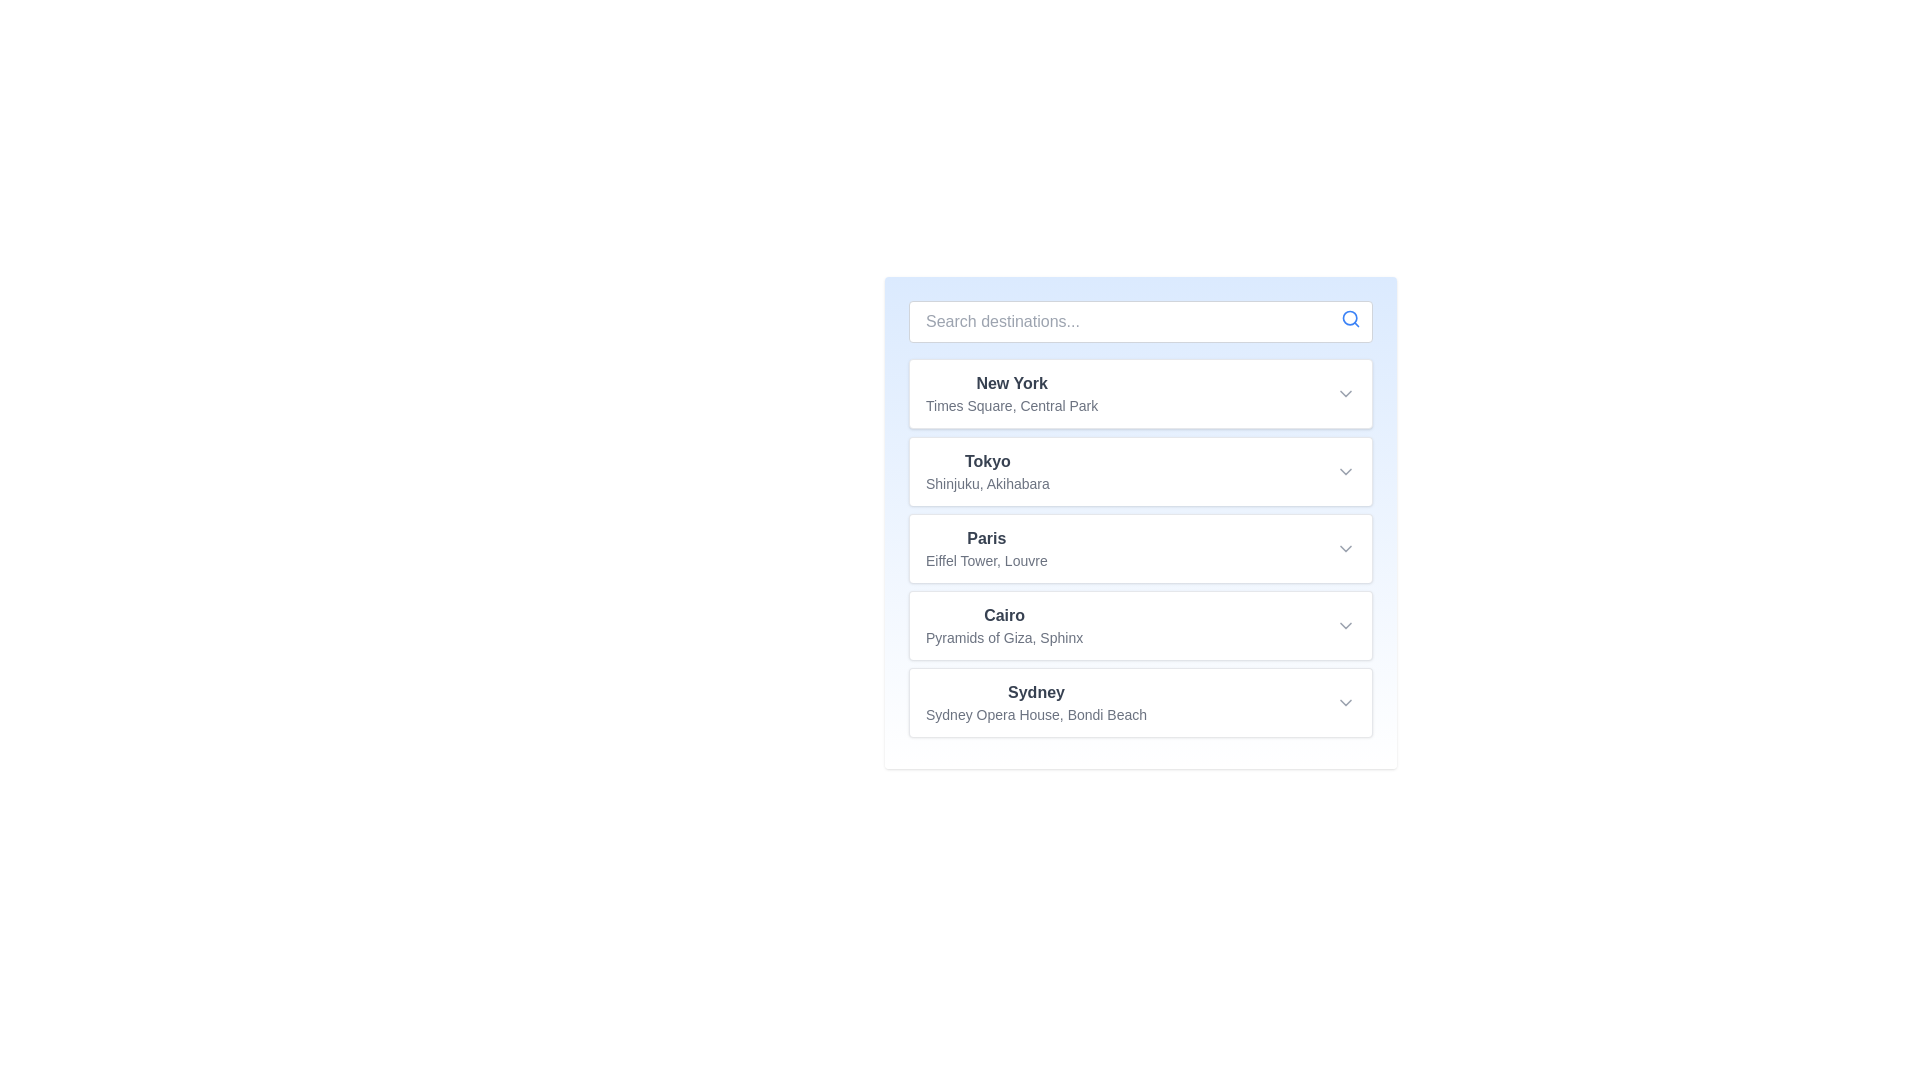  Describe the element at coordinates (1141, 393) in the screenshot. I see `to select the first item in the vertically arranged selectable list representing 'New York' with associated details 'Times Square, Central Park'` at that location.